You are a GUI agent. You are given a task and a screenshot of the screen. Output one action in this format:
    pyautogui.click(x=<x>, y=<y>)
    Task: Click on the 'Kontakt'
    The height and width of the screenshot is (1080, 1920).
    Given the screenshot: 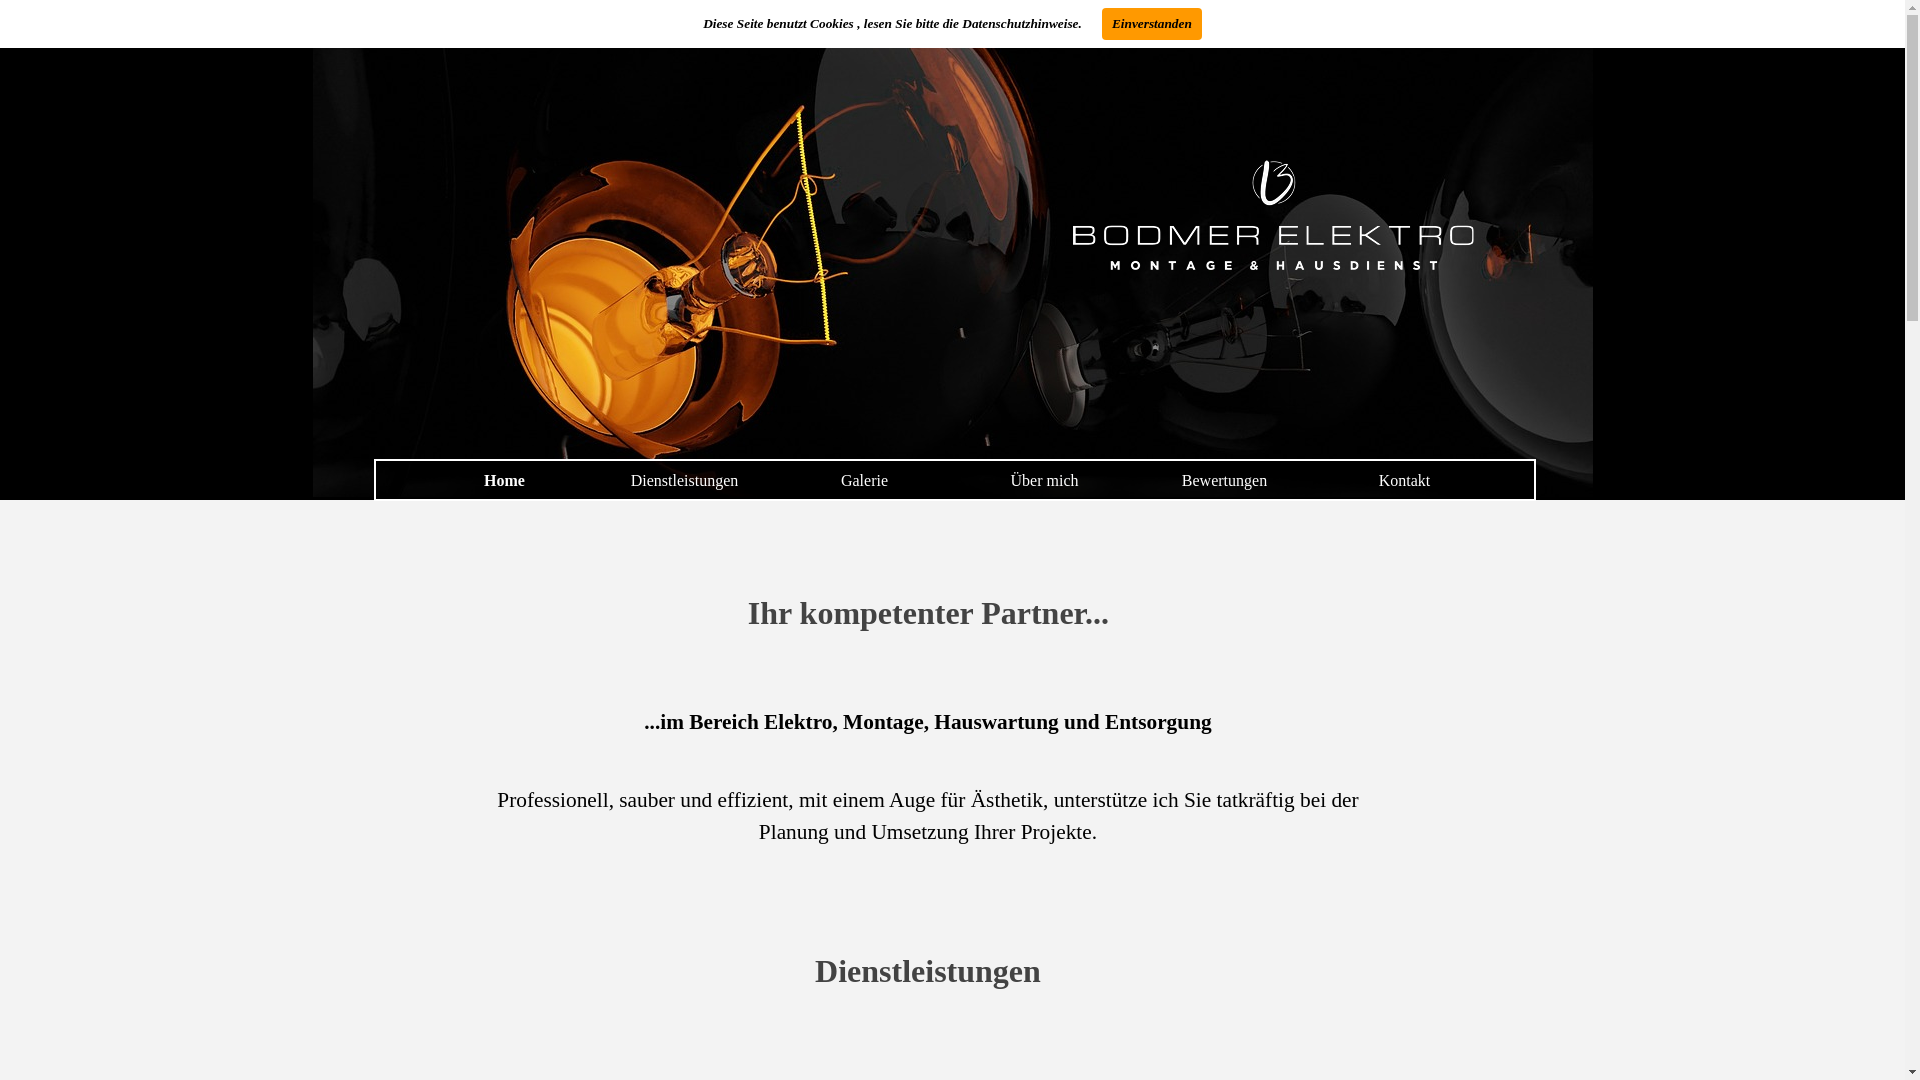 What is the action you would take?
    pyautogui.click(x=1404, y=480)
    